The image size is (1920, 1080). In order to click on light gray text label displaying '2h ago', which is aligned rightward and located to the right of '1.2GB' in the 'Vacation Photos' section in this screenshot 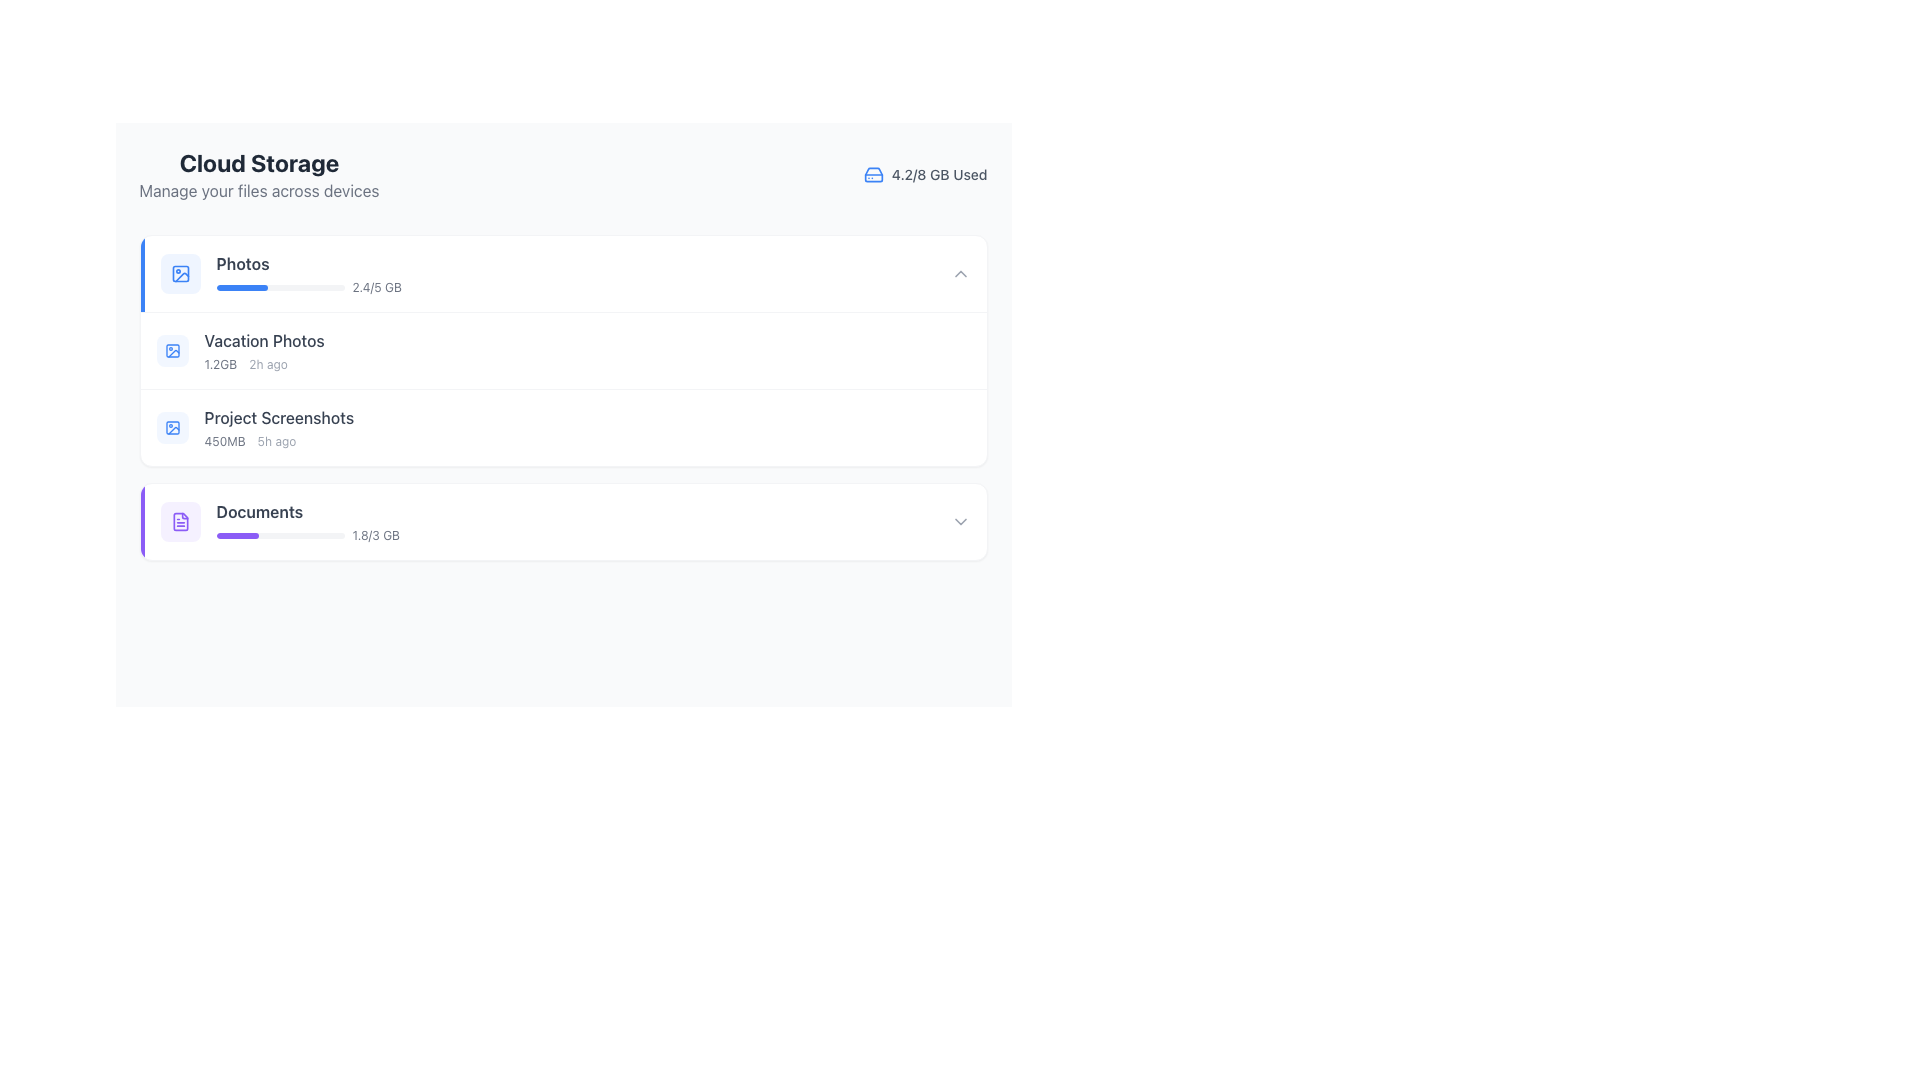, I will do `click(267, 365)`.